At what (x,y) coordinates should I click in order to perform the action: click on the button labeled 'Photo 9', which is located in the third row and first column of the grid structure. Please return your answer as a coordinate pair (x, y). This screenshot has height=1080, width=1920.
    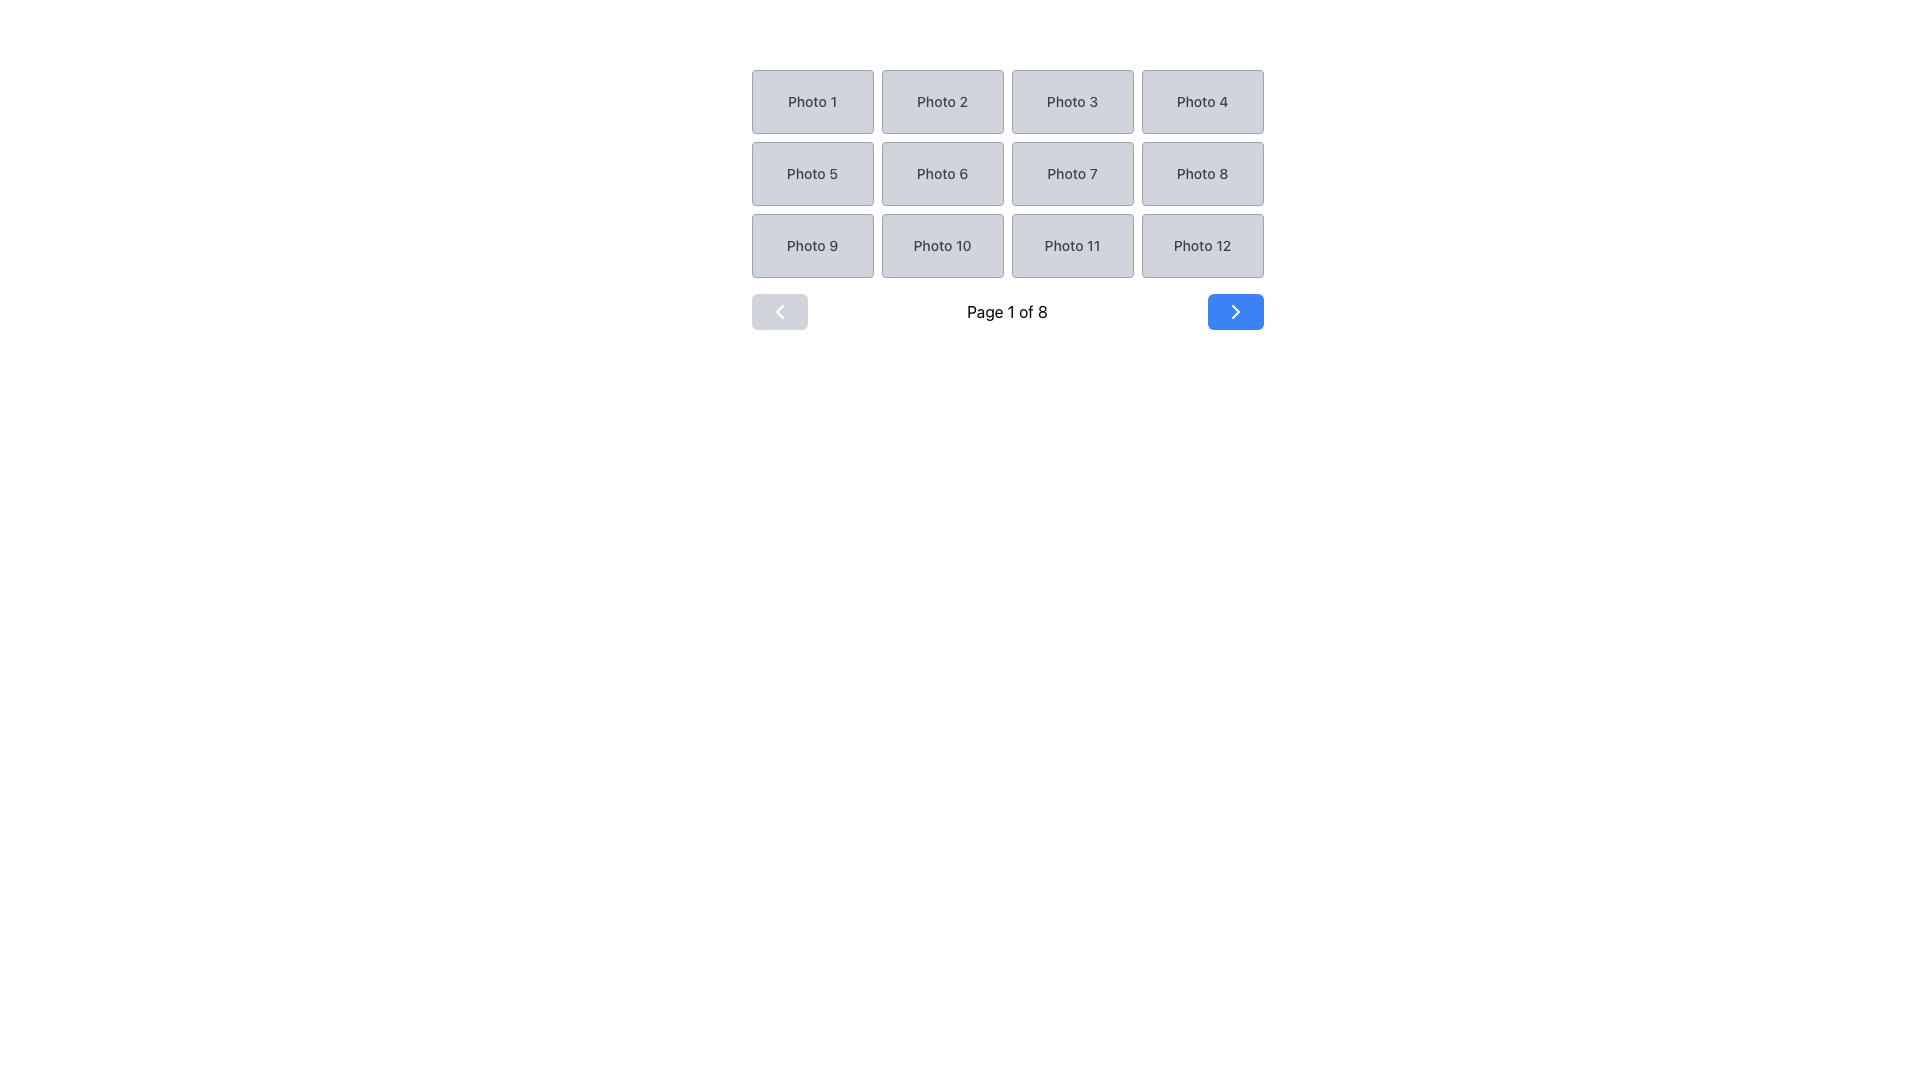
    Looking at the image, I should click on (812, 245).